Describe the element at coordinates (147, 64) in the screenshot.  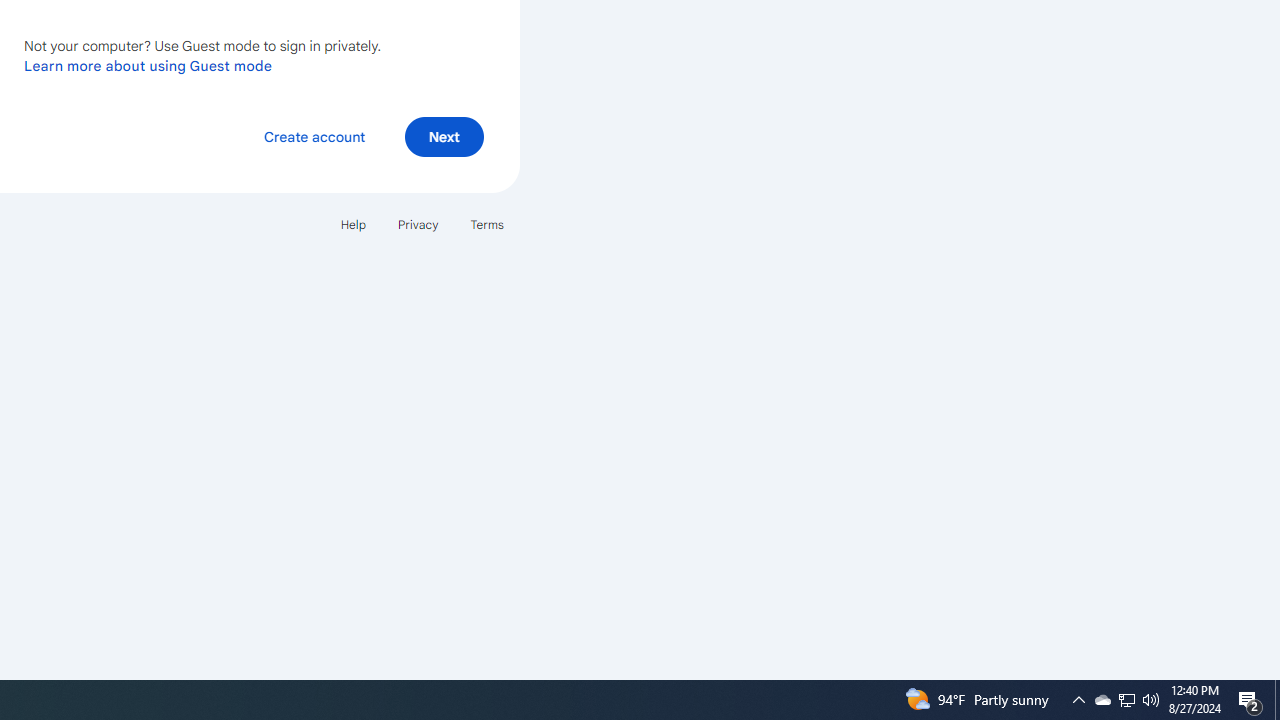
I see `'Learn more about using Guest mode'` at that location.